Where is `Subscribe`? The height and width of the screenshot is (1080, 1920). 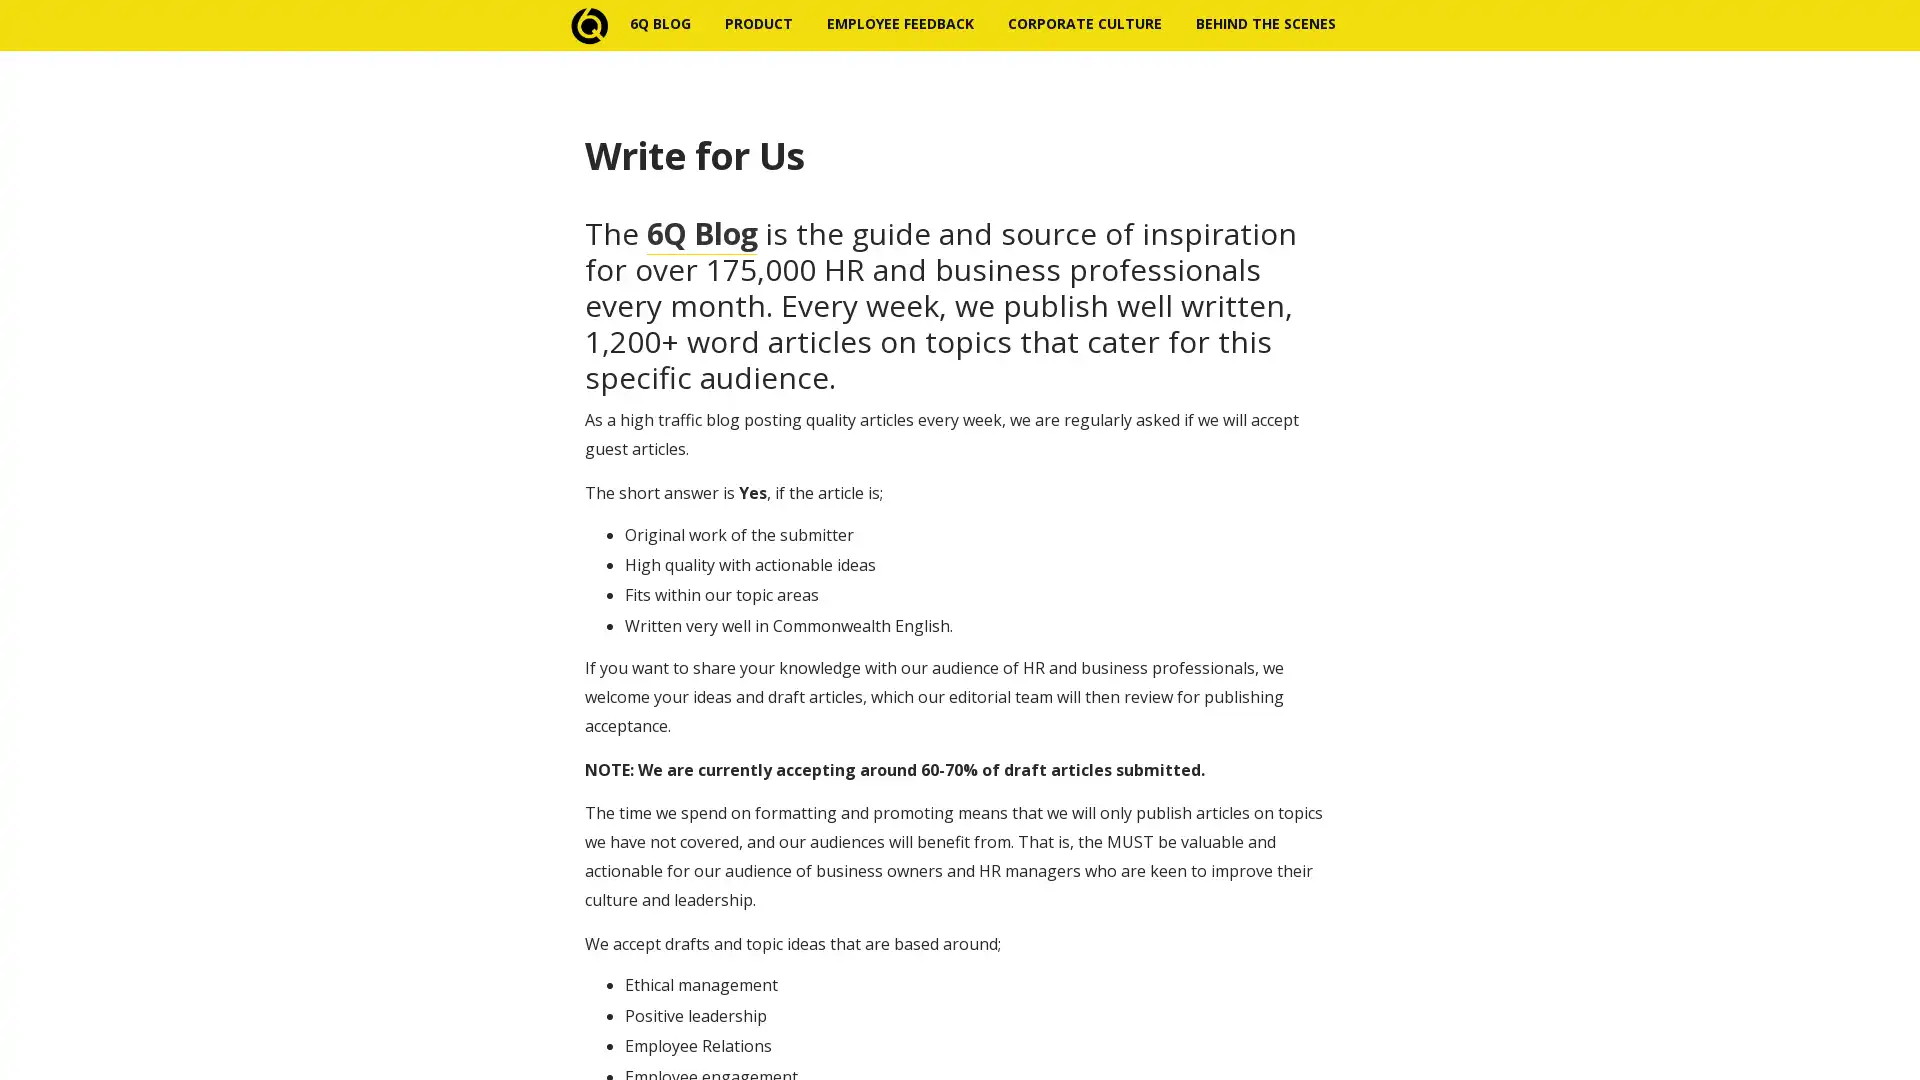 Subscribe is located at coordinates (1180, 1051).